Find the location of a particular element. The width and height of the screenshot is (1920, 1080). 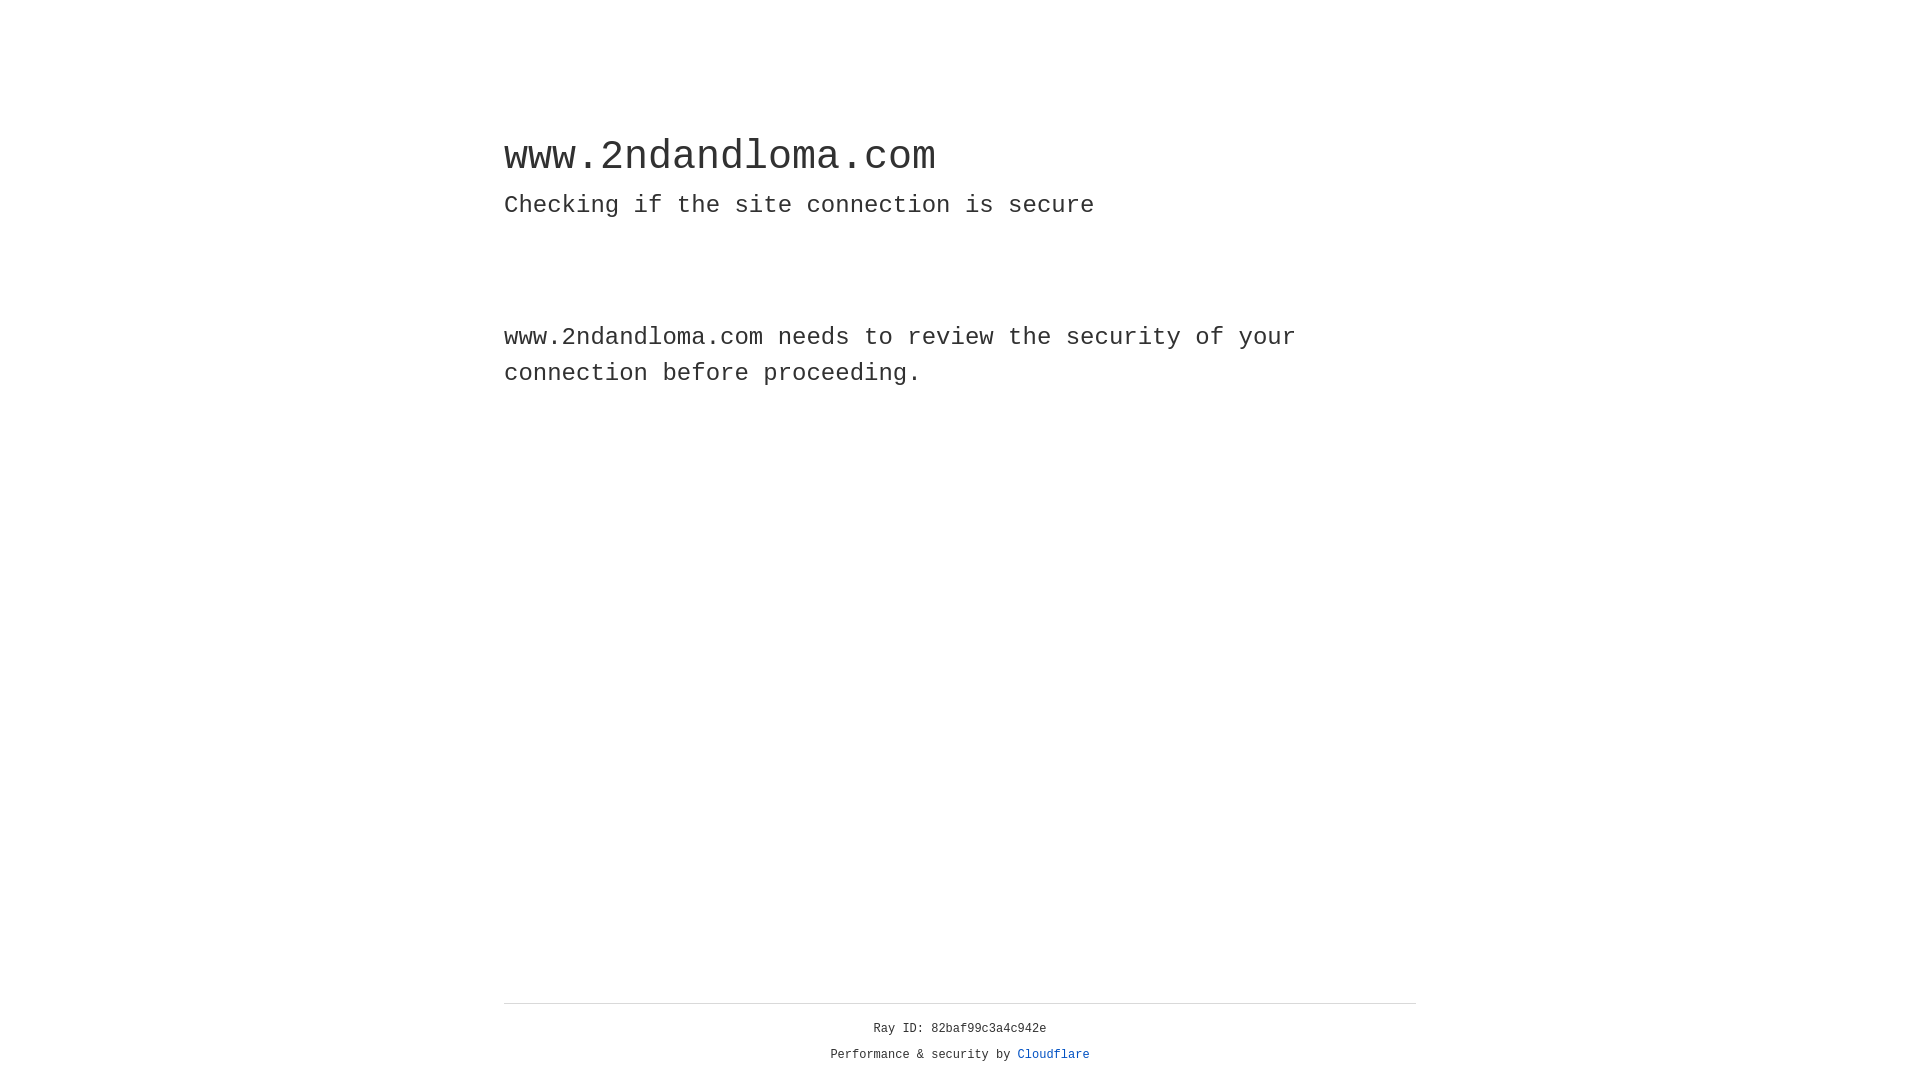

'Cloudflare' is located at coordinates (1053, 1054).